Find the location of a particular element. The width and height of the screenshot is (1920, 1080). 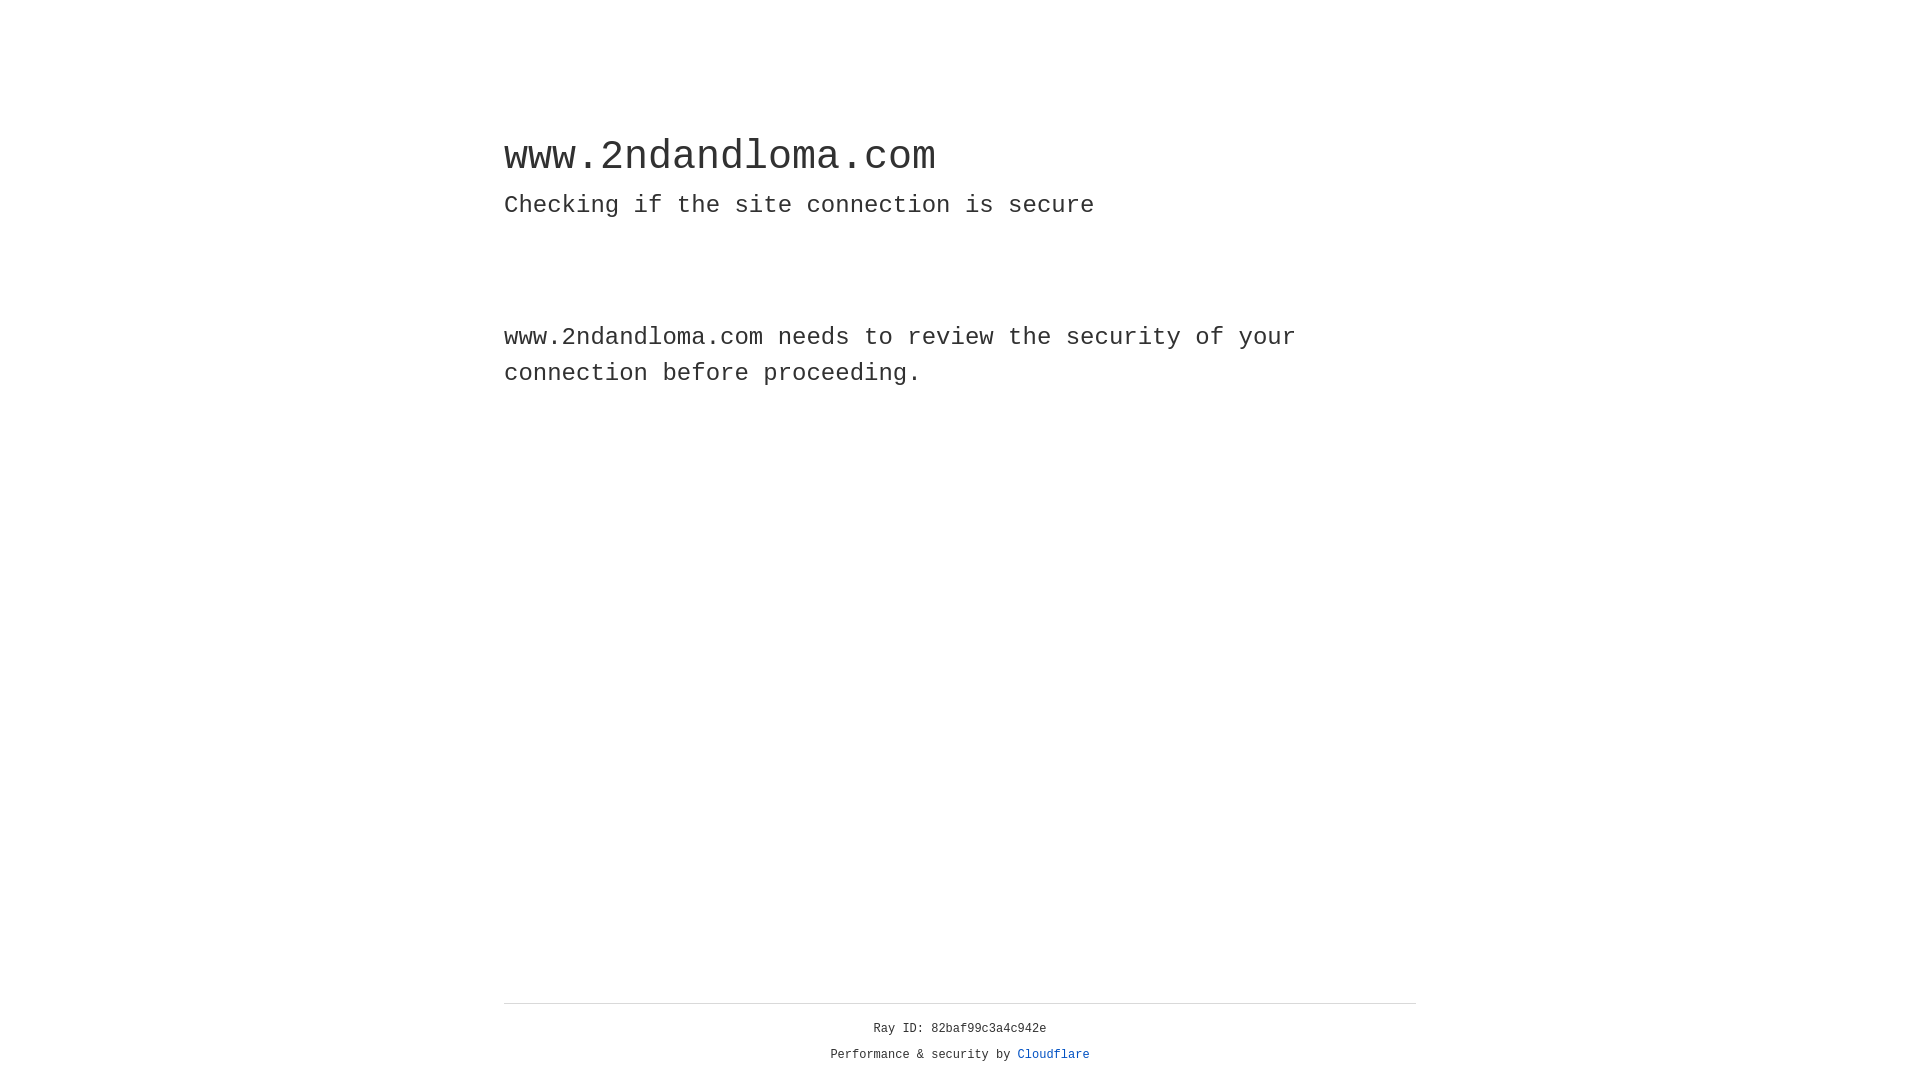

'Cloudflare' is located at coordinates (1053, 1054).